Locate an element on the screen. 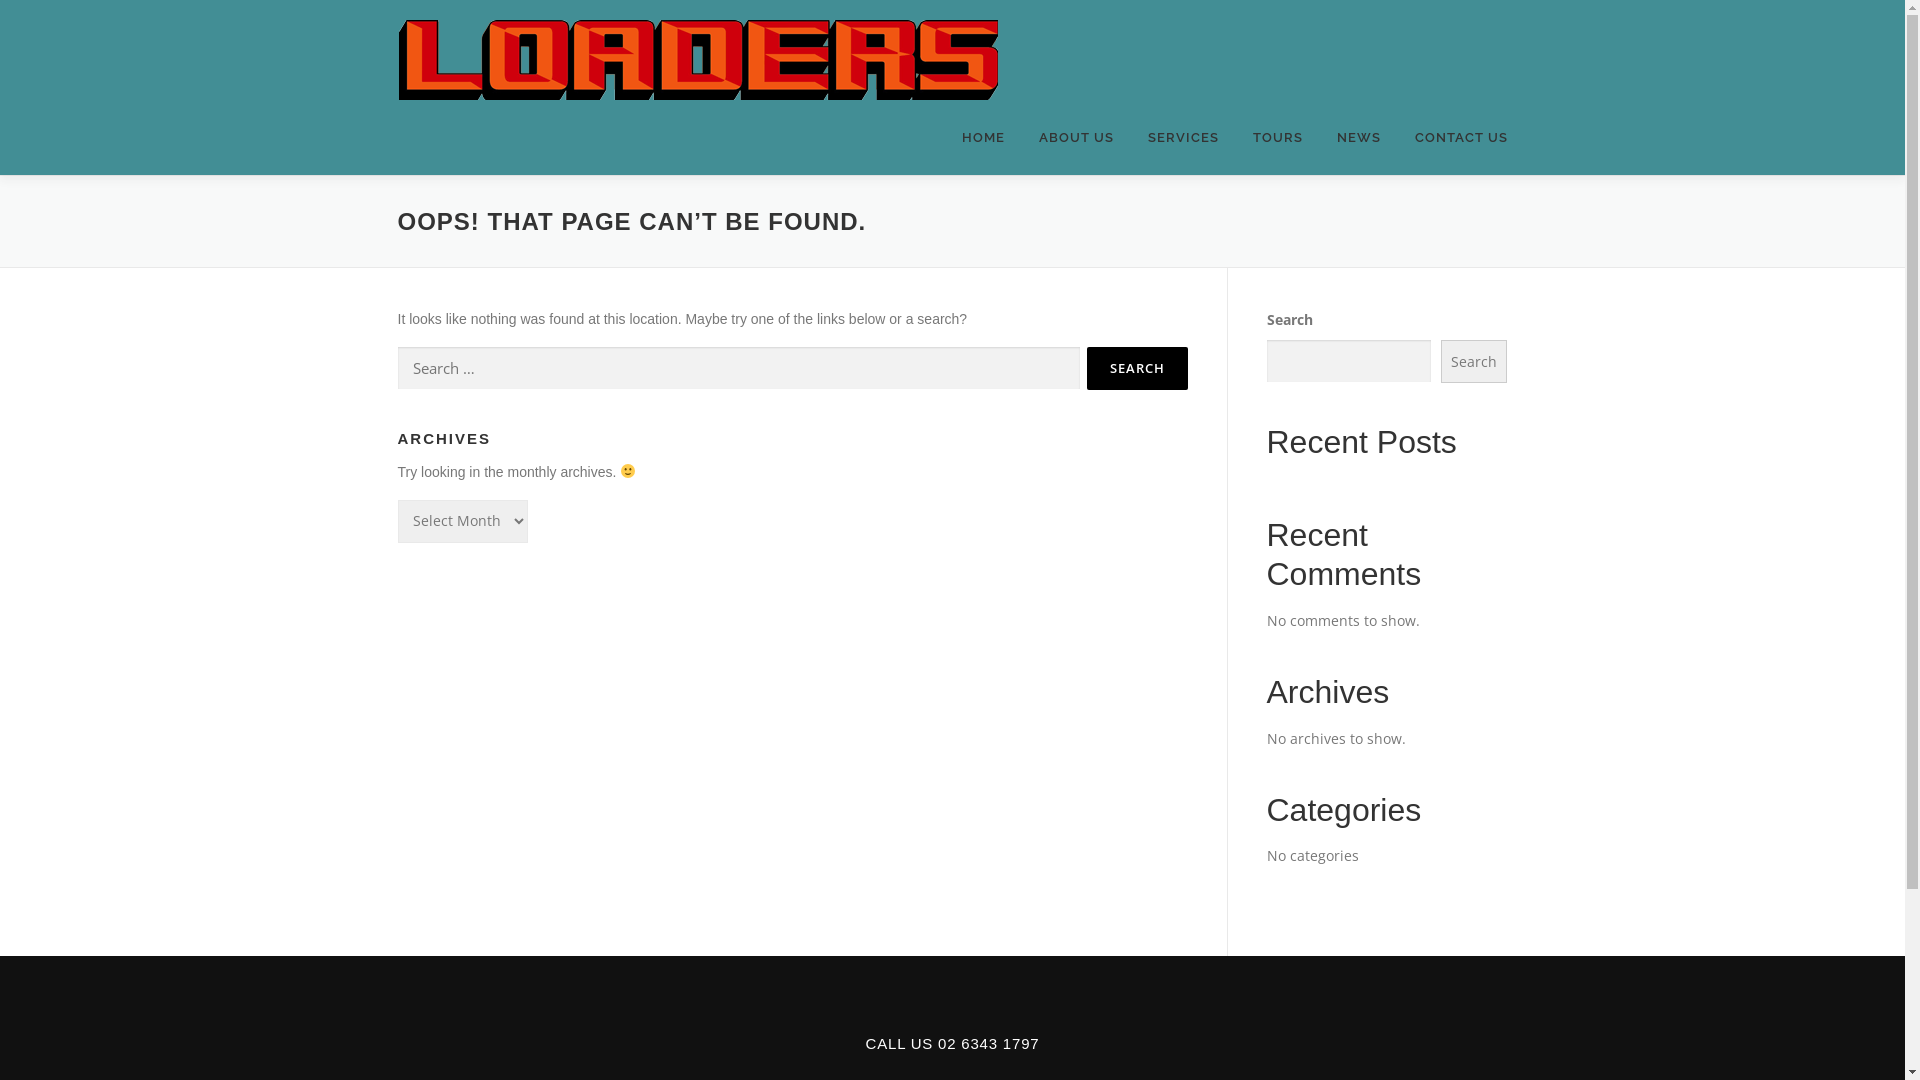 Image resolution: width=1920 pixels, height=1080 pixels. 'NEWS' is located at coordinates (1358, 136).